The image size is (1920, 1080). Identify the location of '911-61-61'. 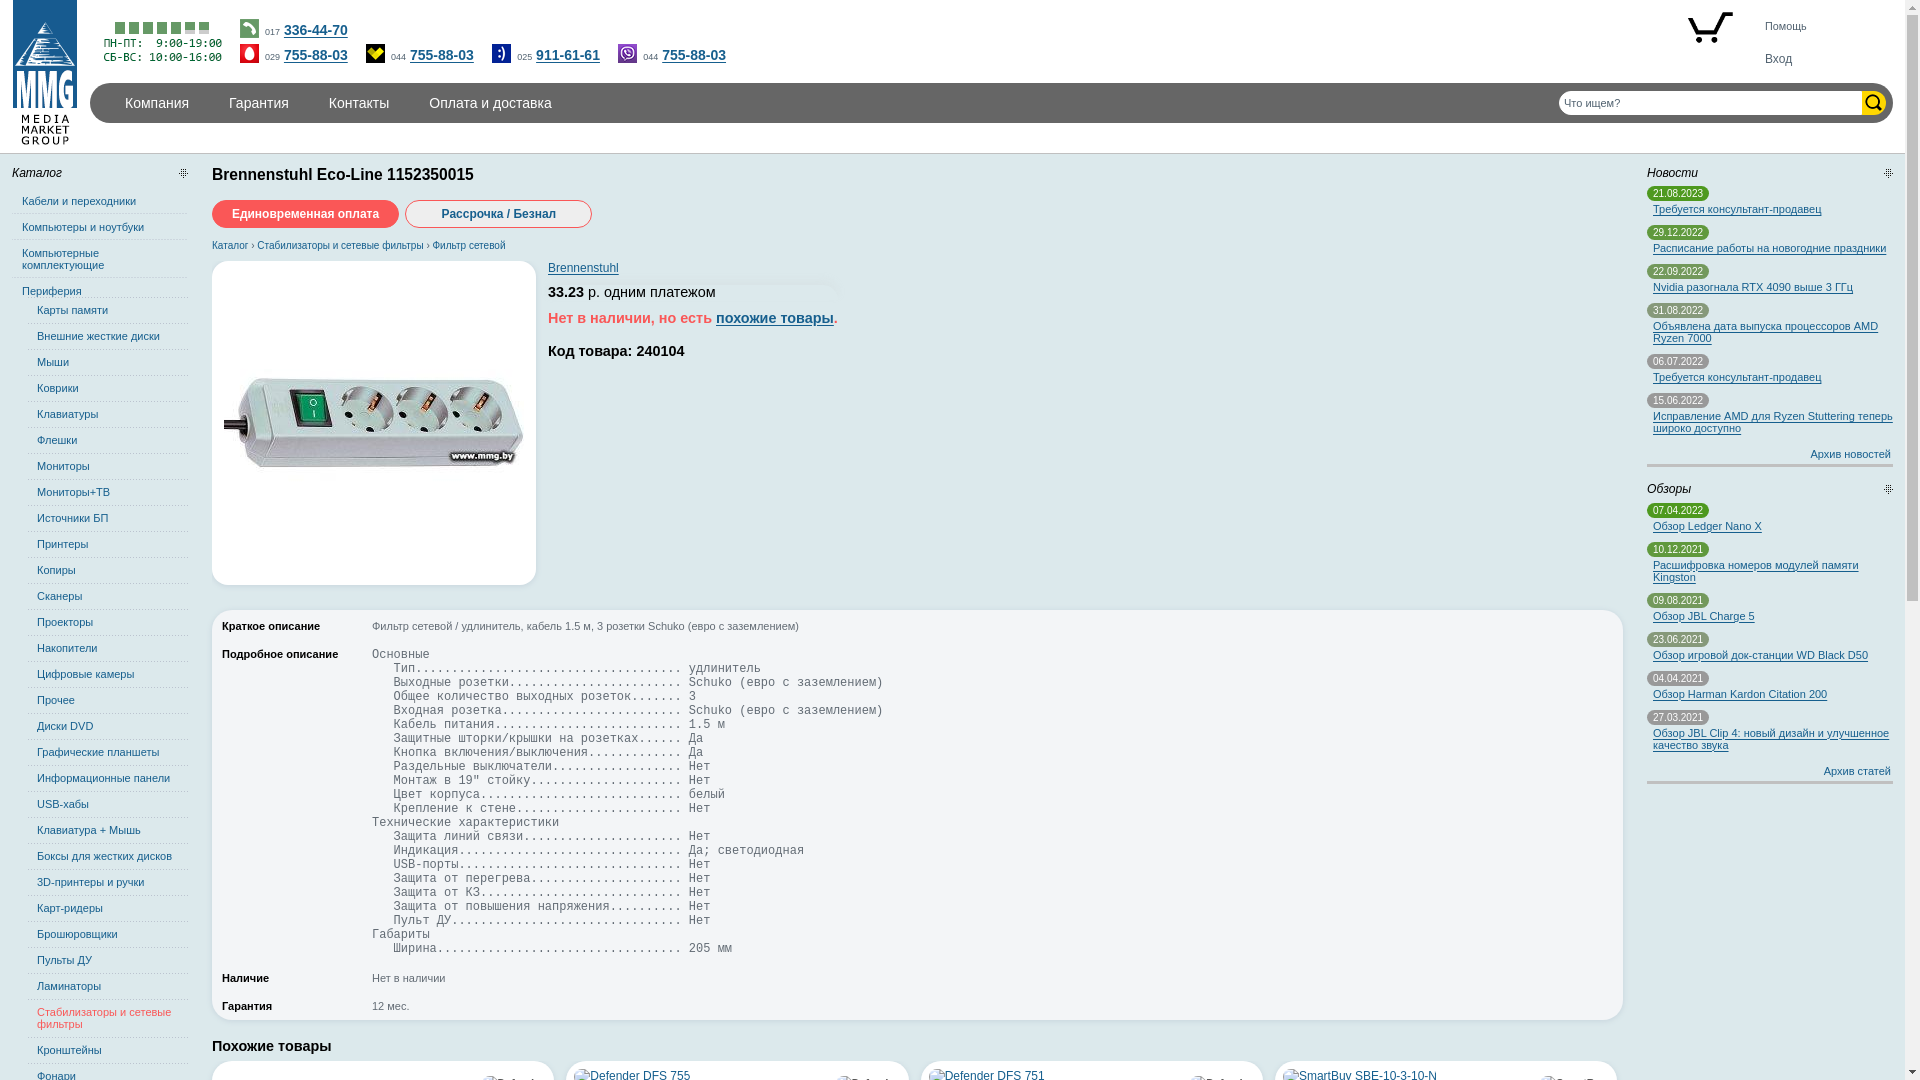
(566, 53).